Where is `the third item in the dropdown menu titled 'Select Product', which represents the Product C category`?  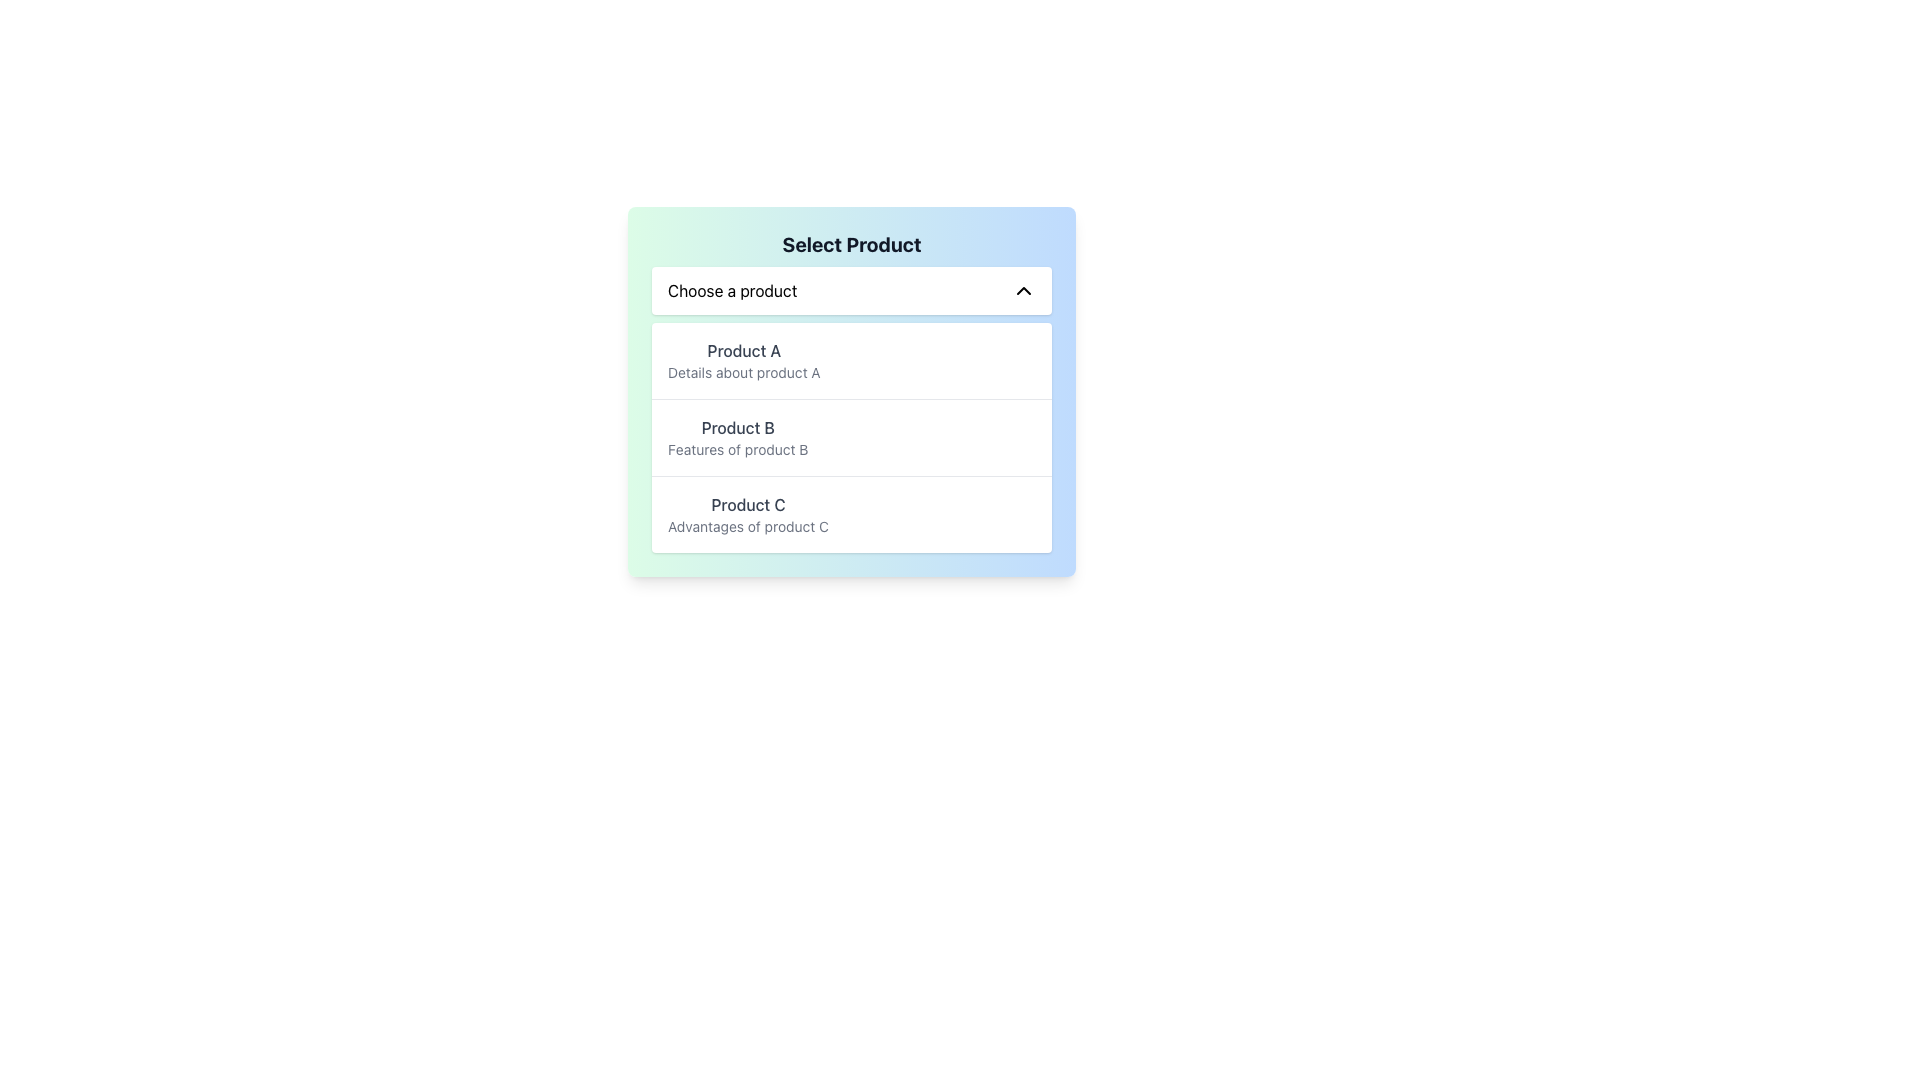
the third item in the dropdown menu titled 'Select Product', which represents the Product C category is located at coordinates (851, 512).